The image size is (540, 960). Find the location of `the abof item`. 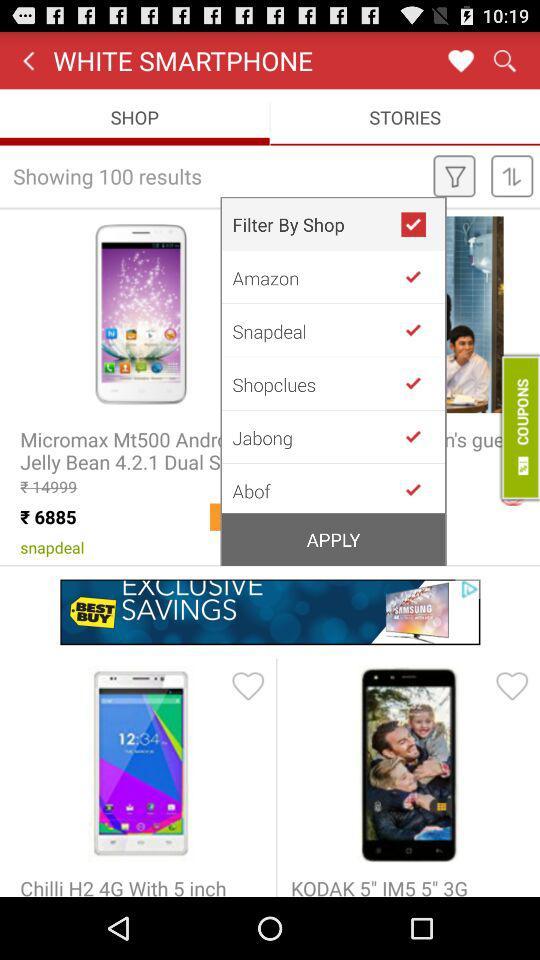

the abof item is located at coordinates (316, 488).